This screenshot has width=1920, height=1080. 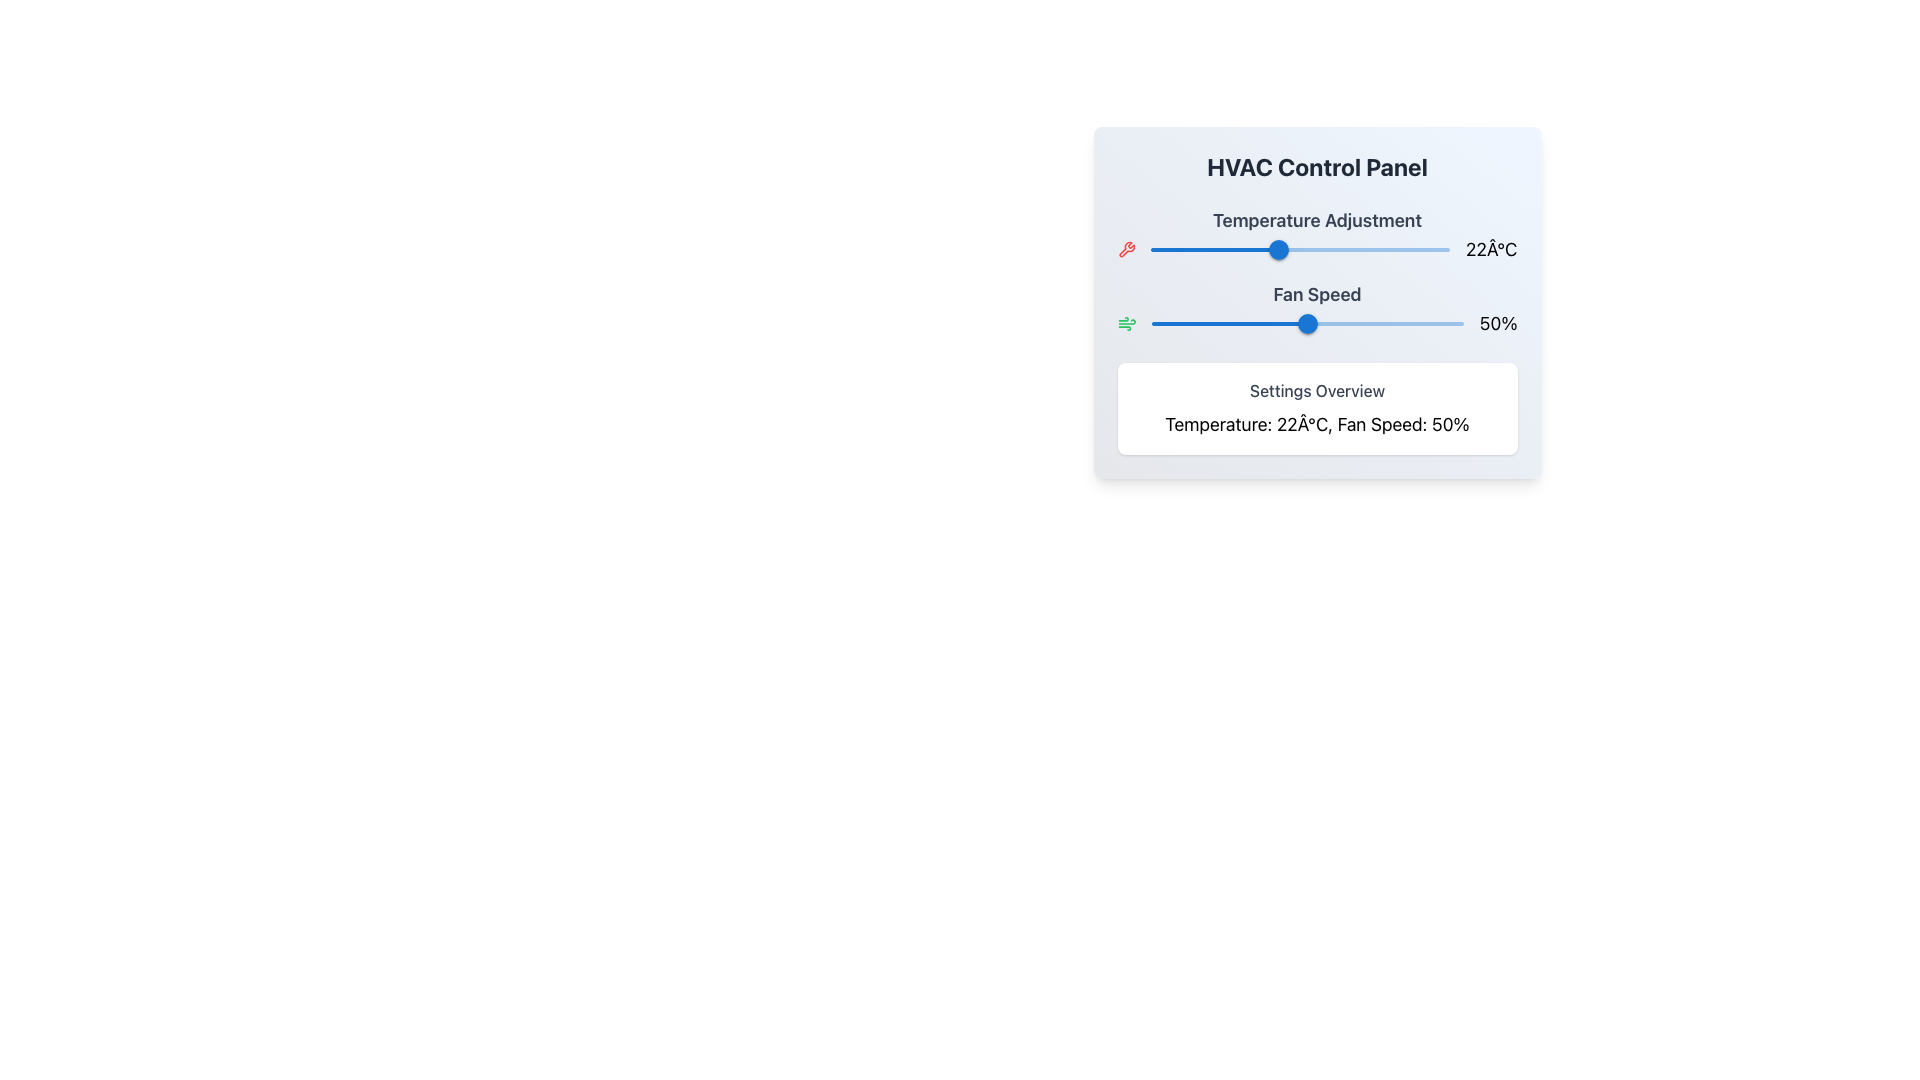 I want to click on the slider value, so click(x=1216, y=323).